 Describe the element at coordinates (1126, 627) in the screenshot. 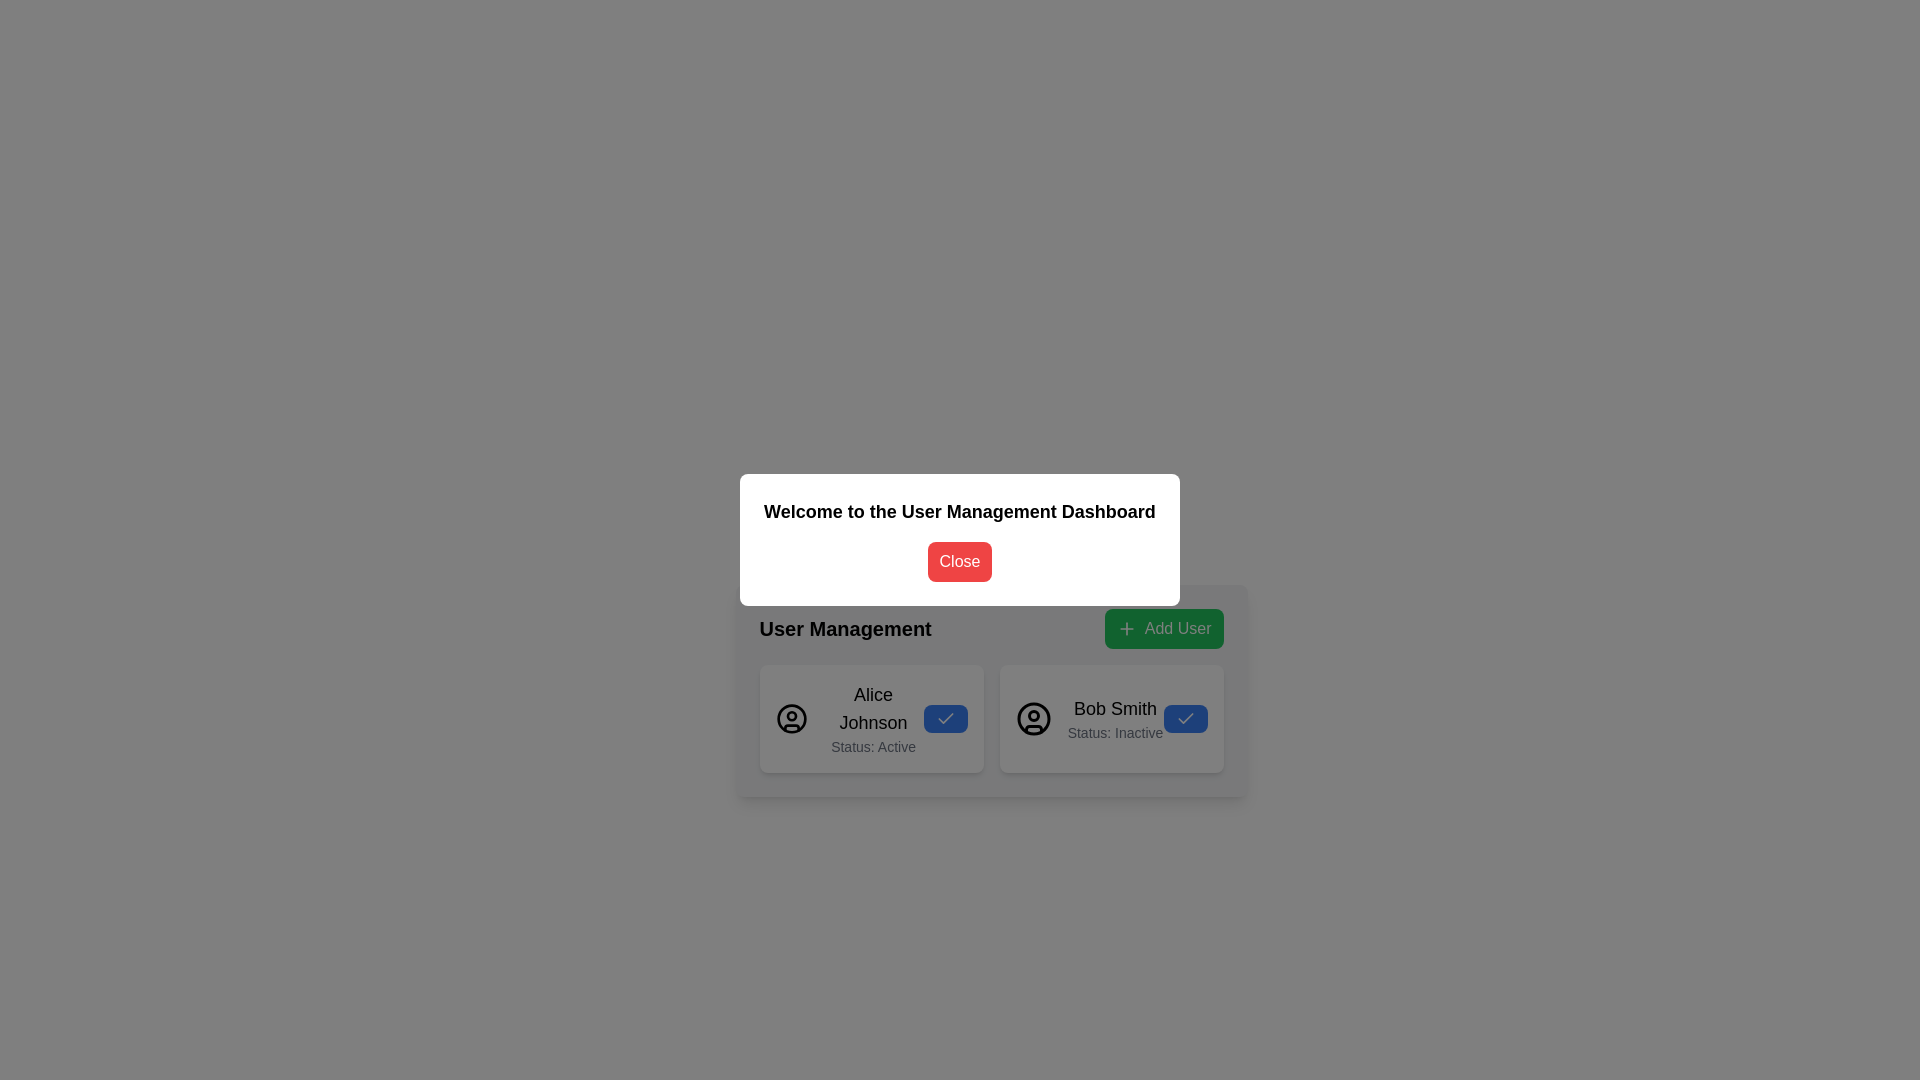

I see `the plus sign icon within the 'Add User' button located in the top-right corner of the user management section to initiate the action of adding a new user` at that location.